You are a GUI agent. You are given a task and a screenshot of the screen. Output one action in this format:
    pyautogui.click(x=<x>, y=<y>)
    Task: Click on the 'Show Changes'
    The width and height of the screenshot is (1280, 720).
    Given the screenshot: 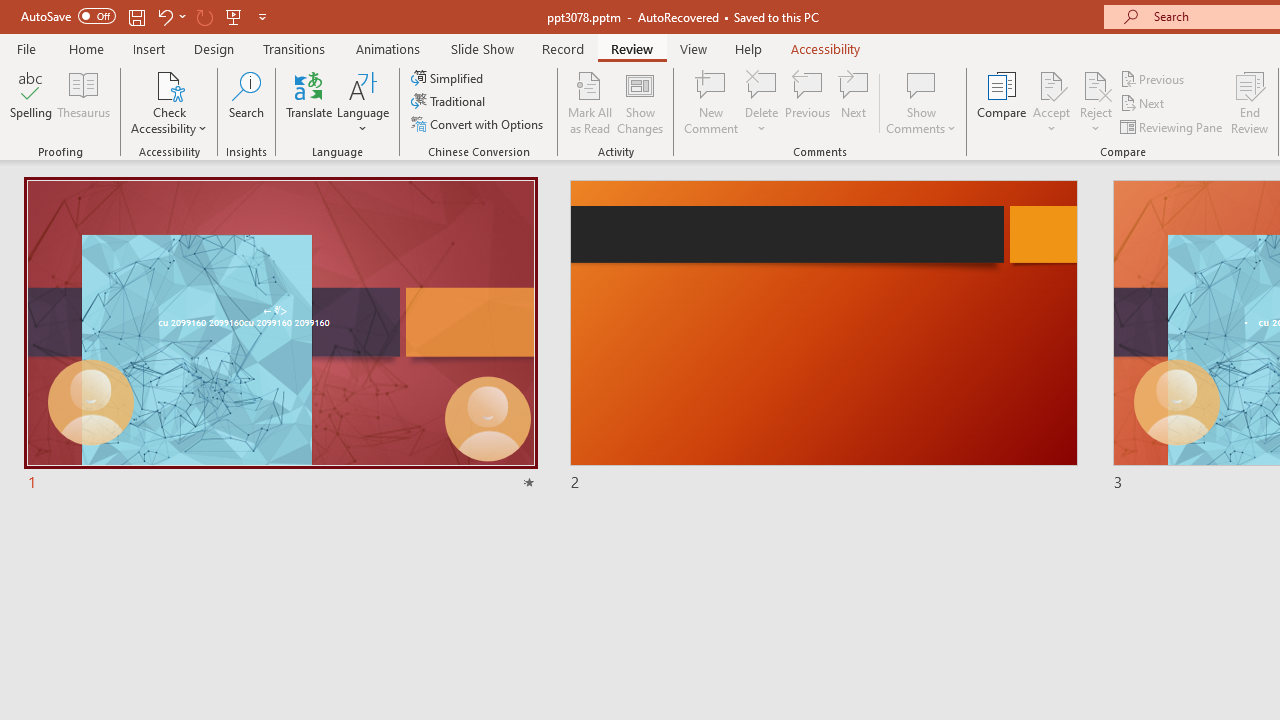 What is the action you would take?
    pyautogui.click(x=640, y=103)
    